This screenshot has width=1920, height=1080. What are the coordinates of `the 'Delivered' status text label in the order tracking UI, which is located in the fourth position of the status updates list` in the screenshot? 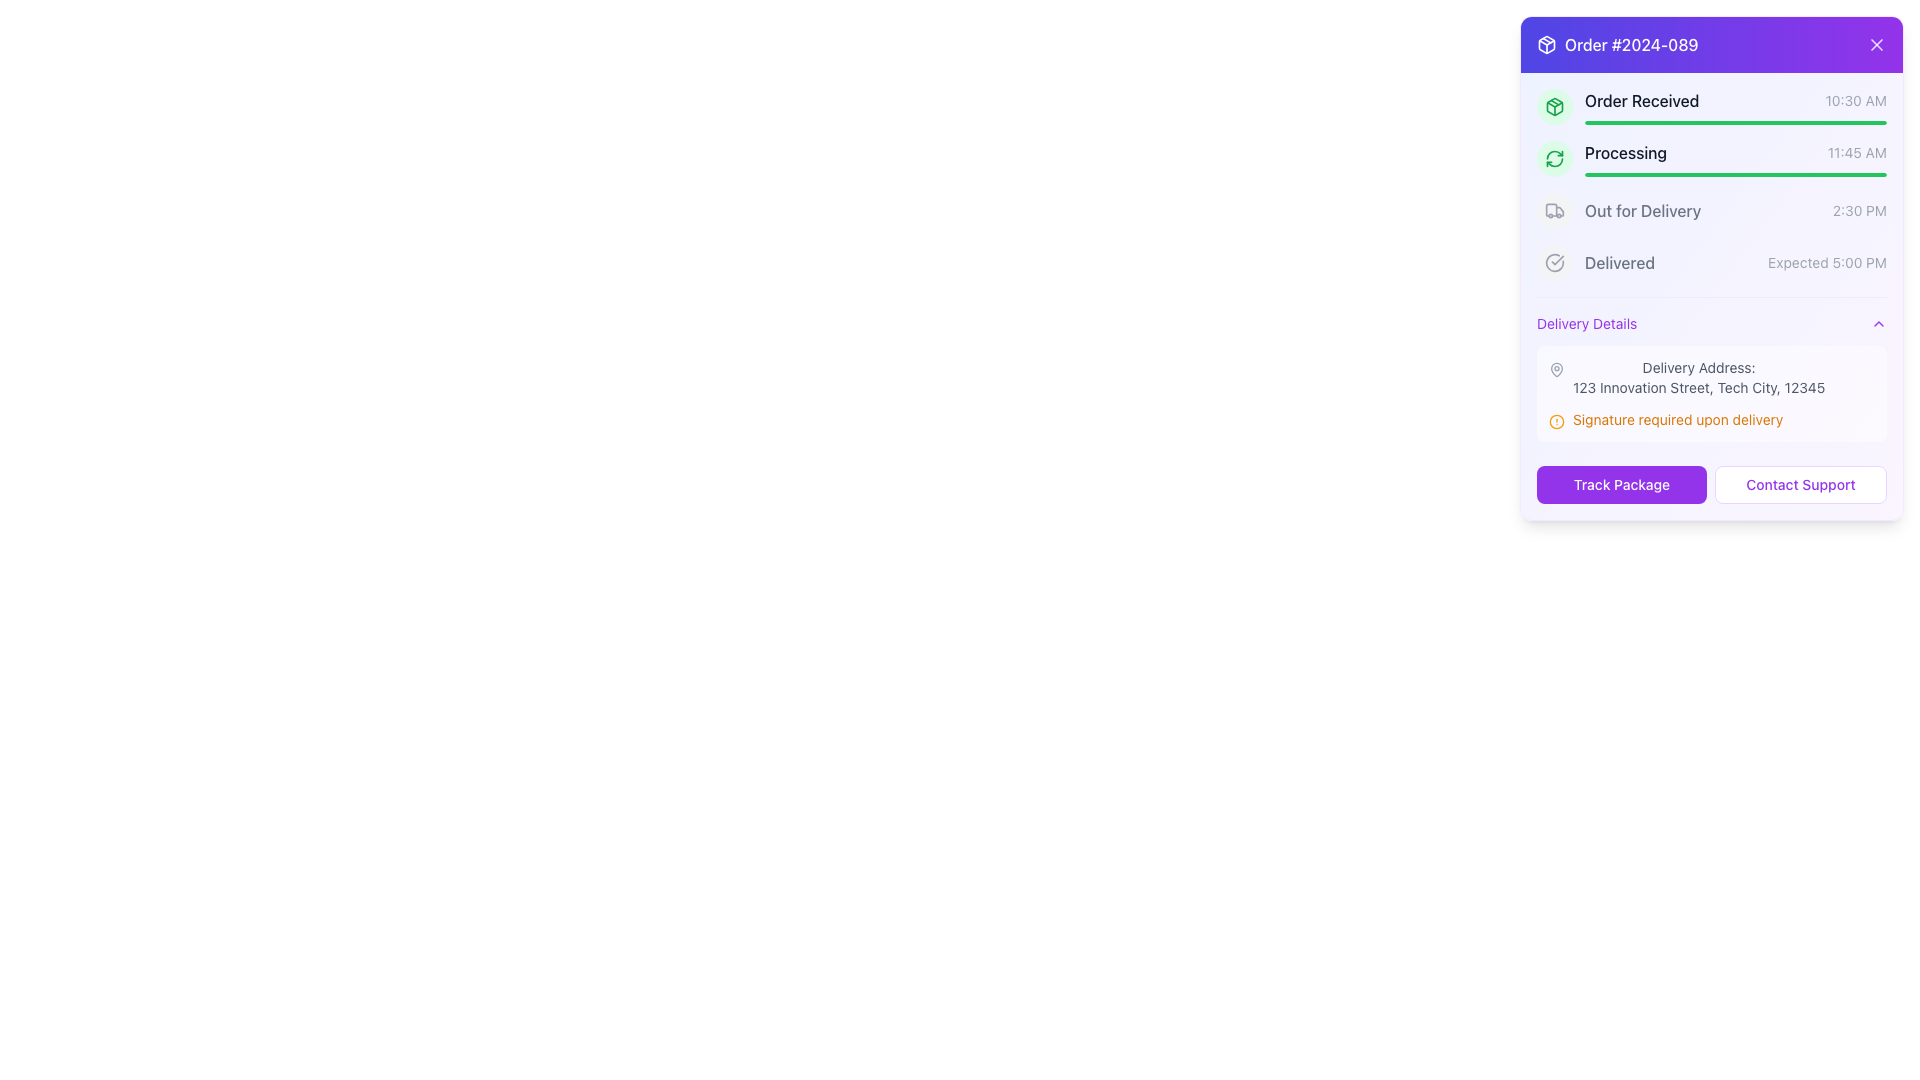 It's located at (1620, 261).